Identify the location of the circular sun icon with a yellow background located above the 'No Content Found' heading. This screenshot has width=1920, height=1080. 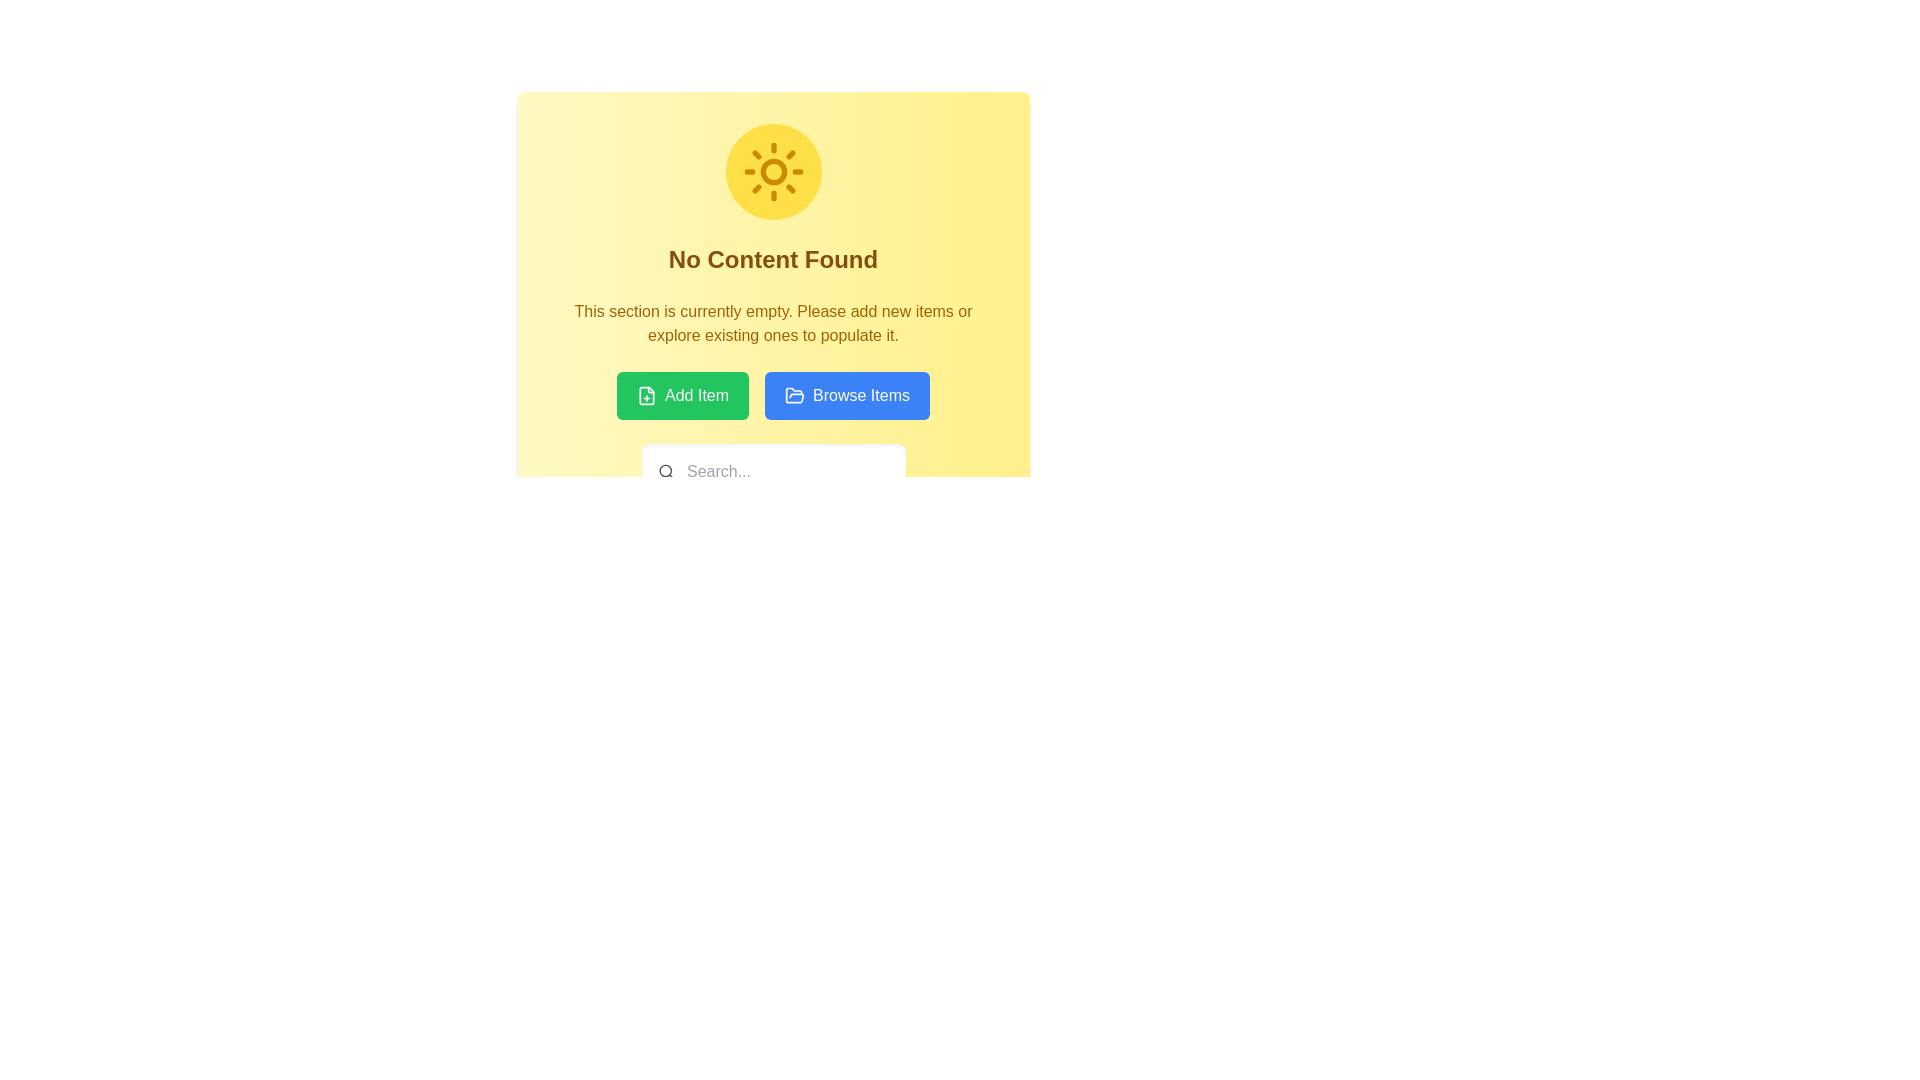
(772, 171).